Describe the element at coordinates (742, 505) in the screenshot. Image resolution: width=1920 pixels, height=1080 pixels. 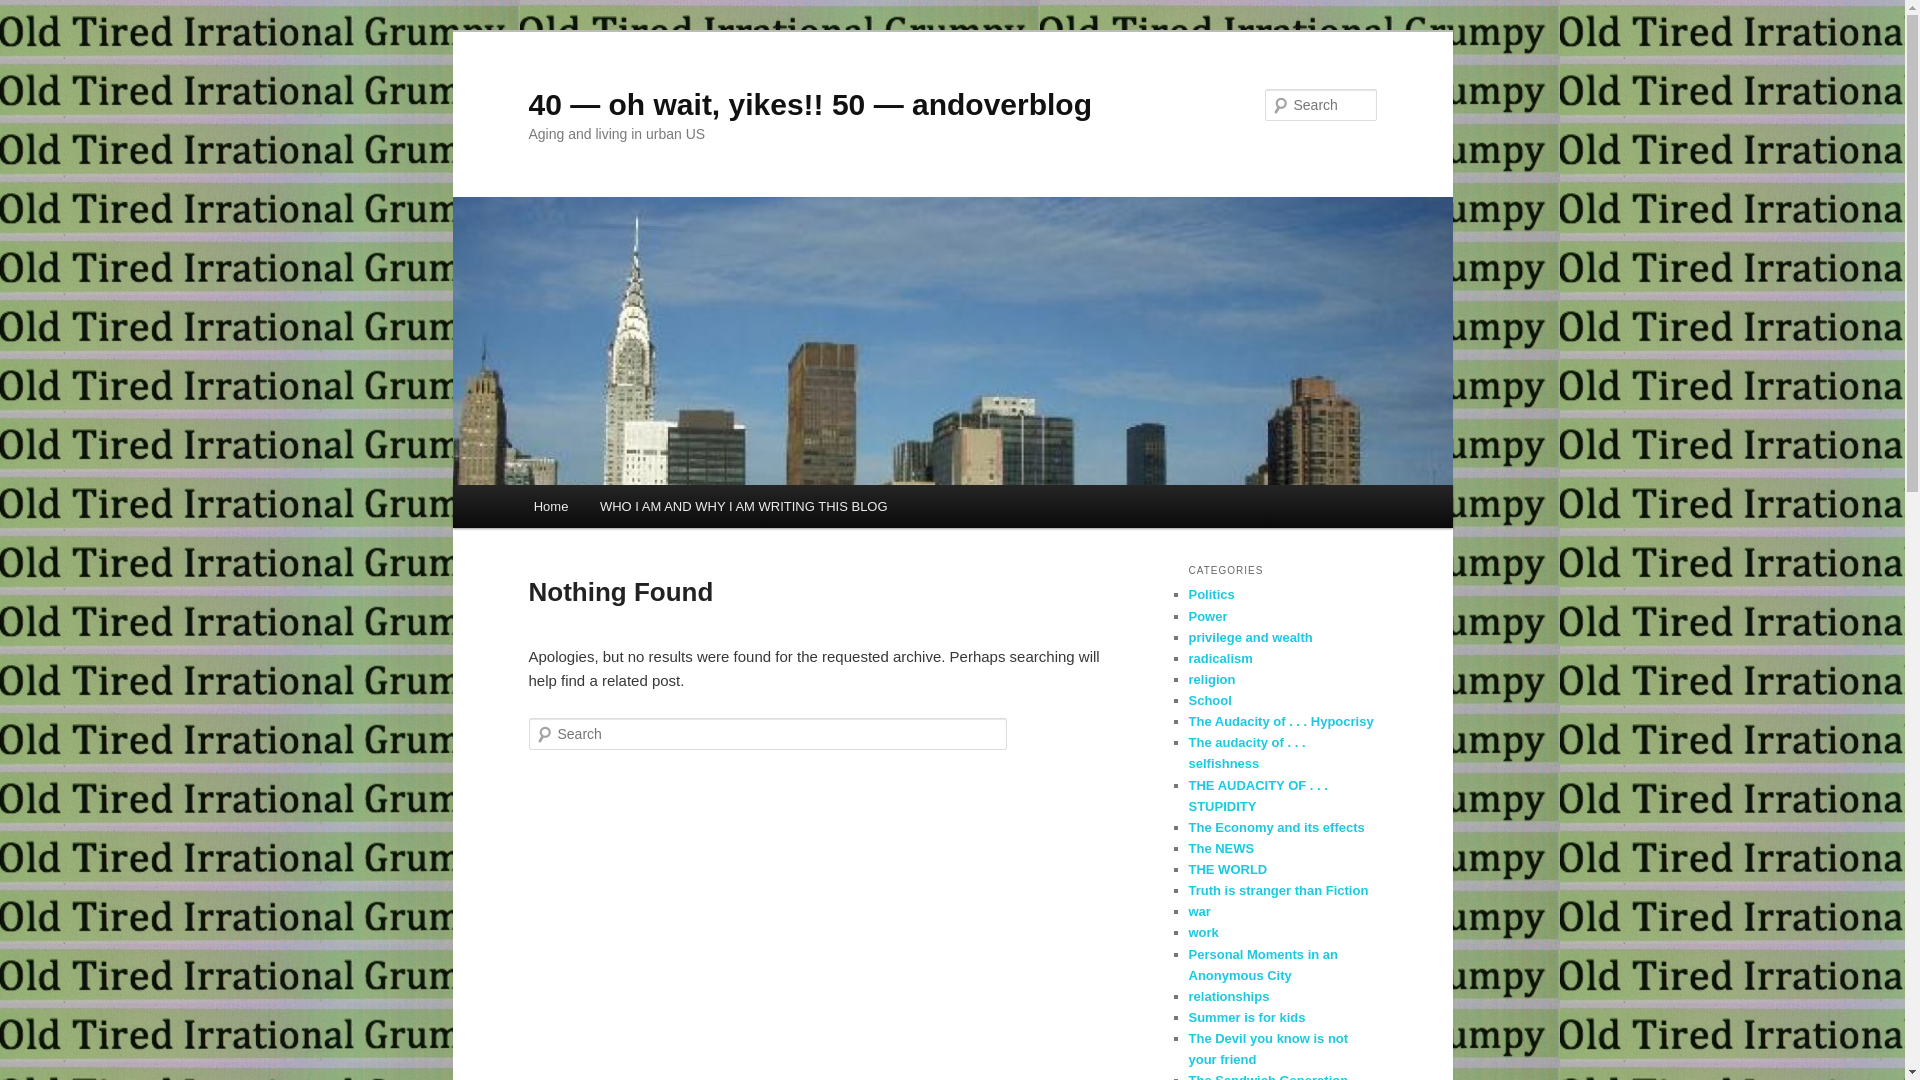
I see `'WHO I AM AND WHY I AM WRITING THIS BLOG'` at that location.